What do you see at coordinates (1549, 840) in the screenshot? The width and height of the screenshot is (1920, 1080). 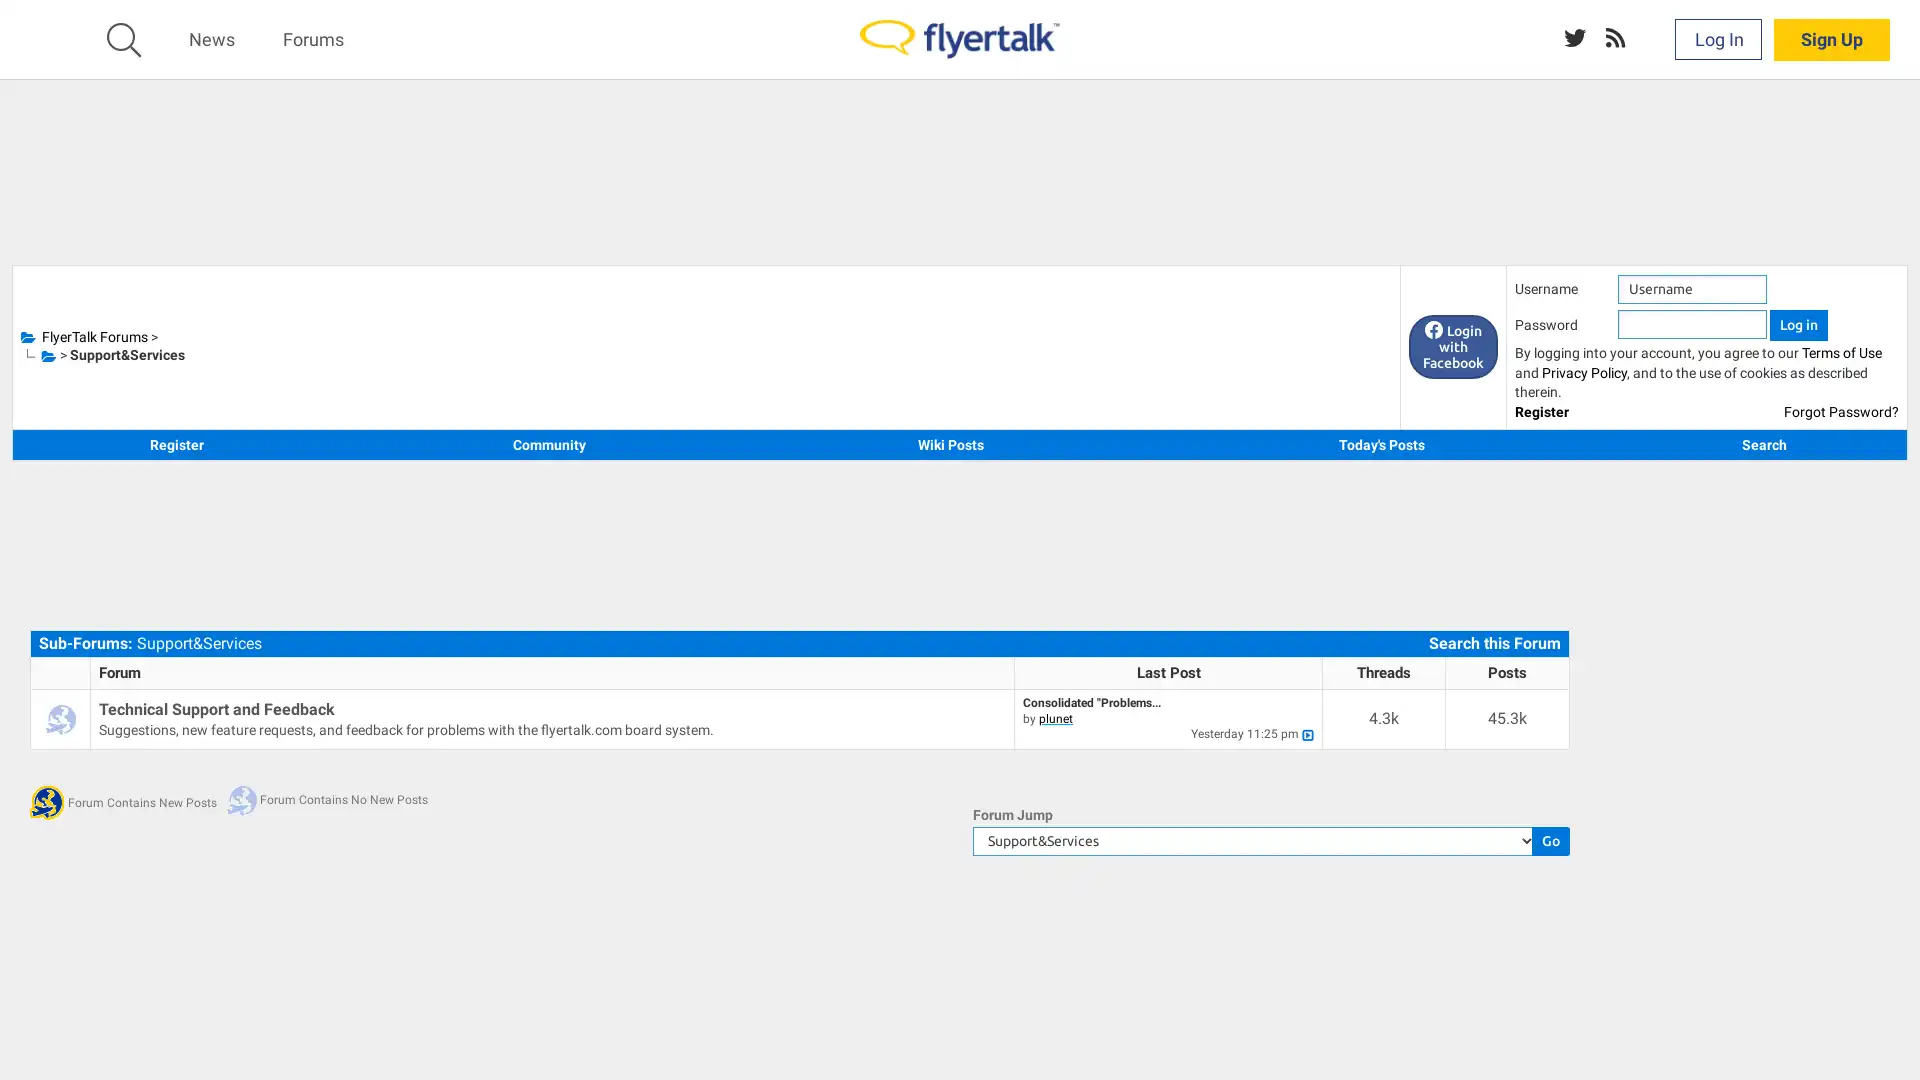 I see `Go` at bounding box center [1549, 840].